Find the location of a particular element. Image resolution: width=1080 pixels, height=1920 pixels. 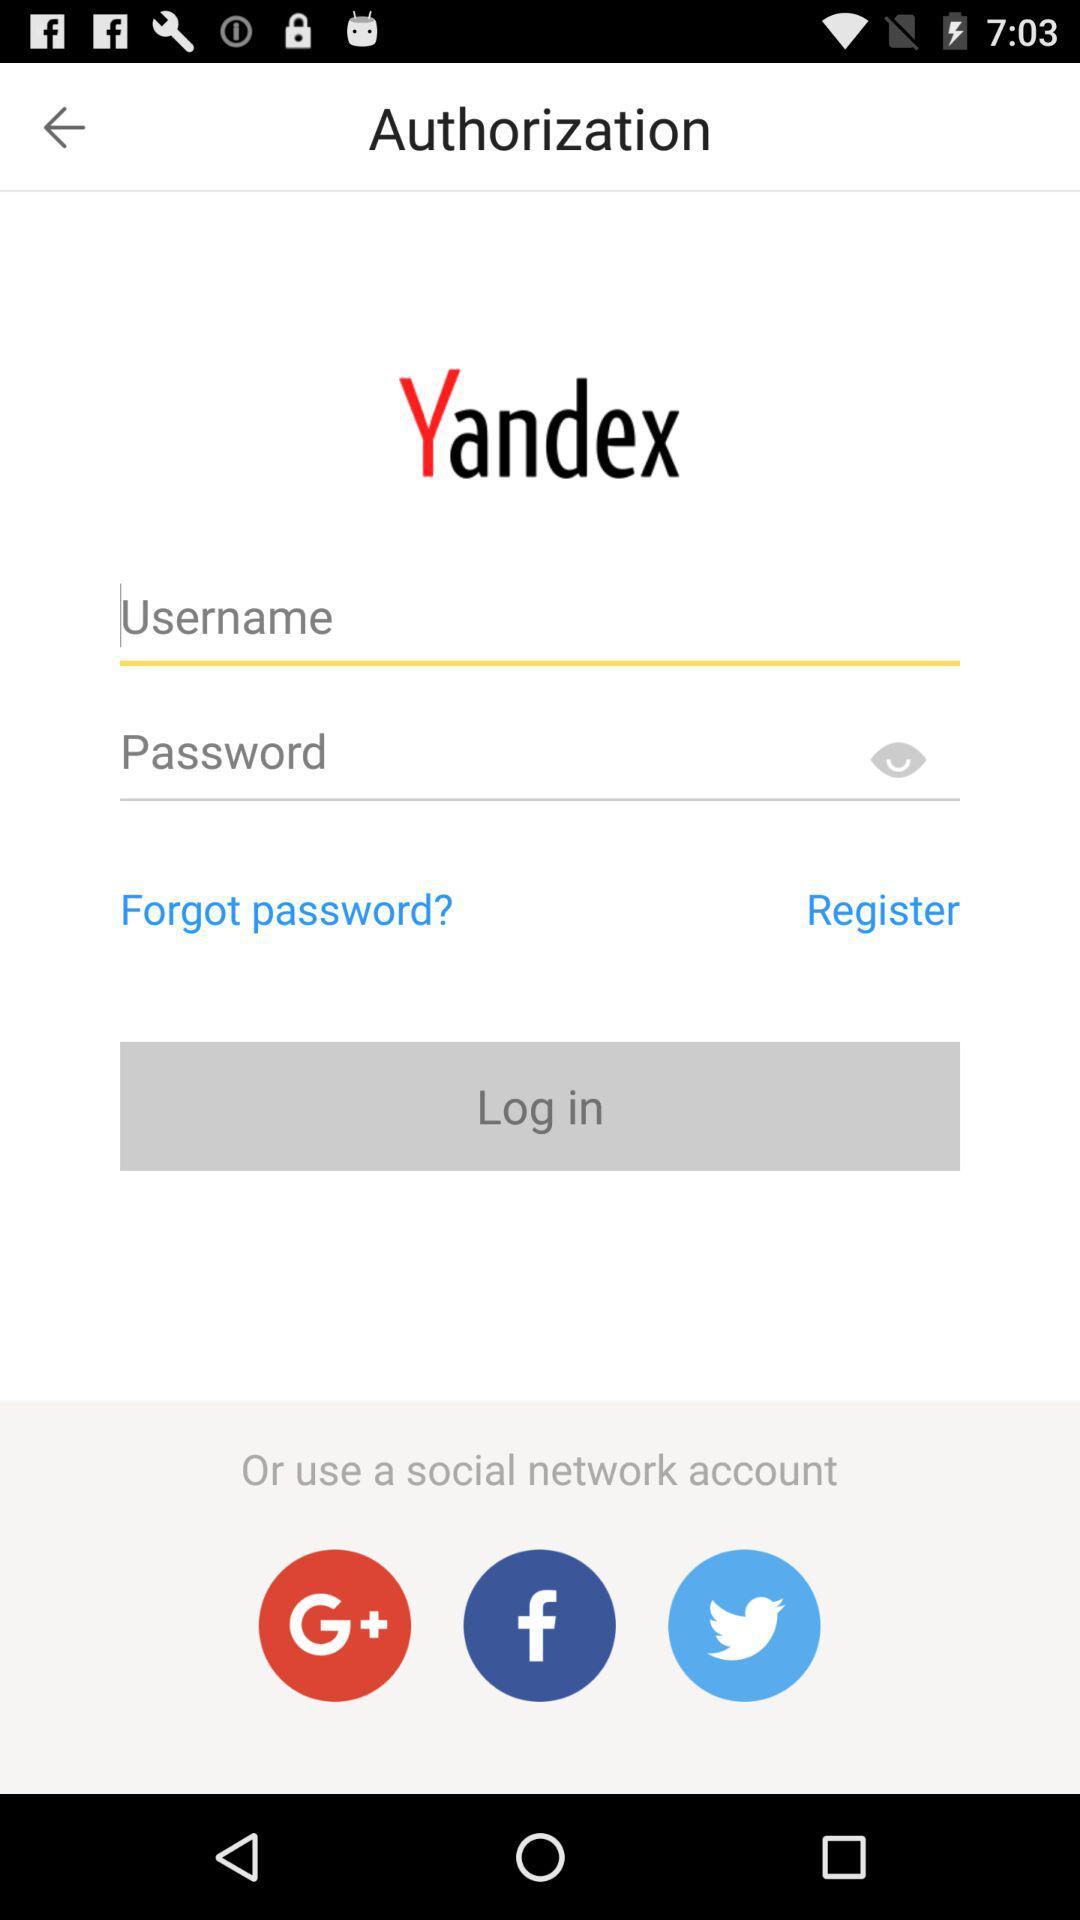

the item above the log in icon is located at coordinates (371, 907).